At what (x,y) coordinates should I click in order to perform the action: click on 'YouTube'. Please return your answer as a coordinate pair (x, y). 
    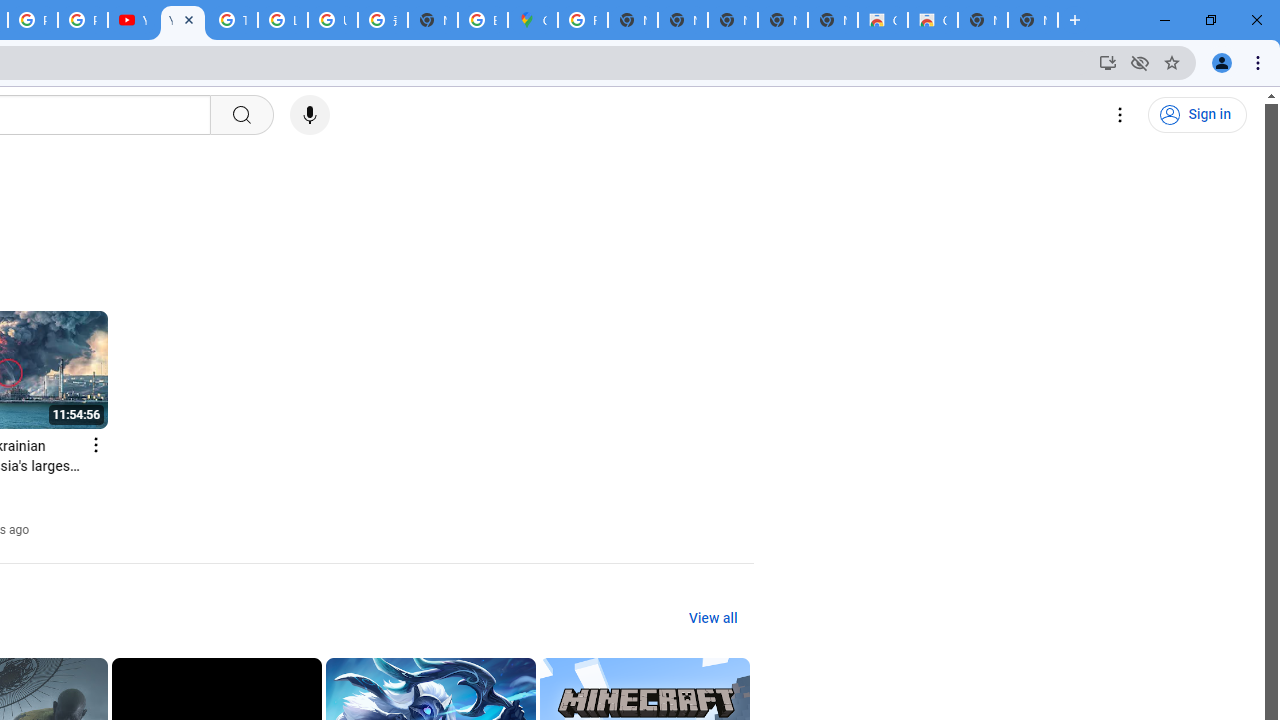
    Looking at the image, I should click on (183, 20).